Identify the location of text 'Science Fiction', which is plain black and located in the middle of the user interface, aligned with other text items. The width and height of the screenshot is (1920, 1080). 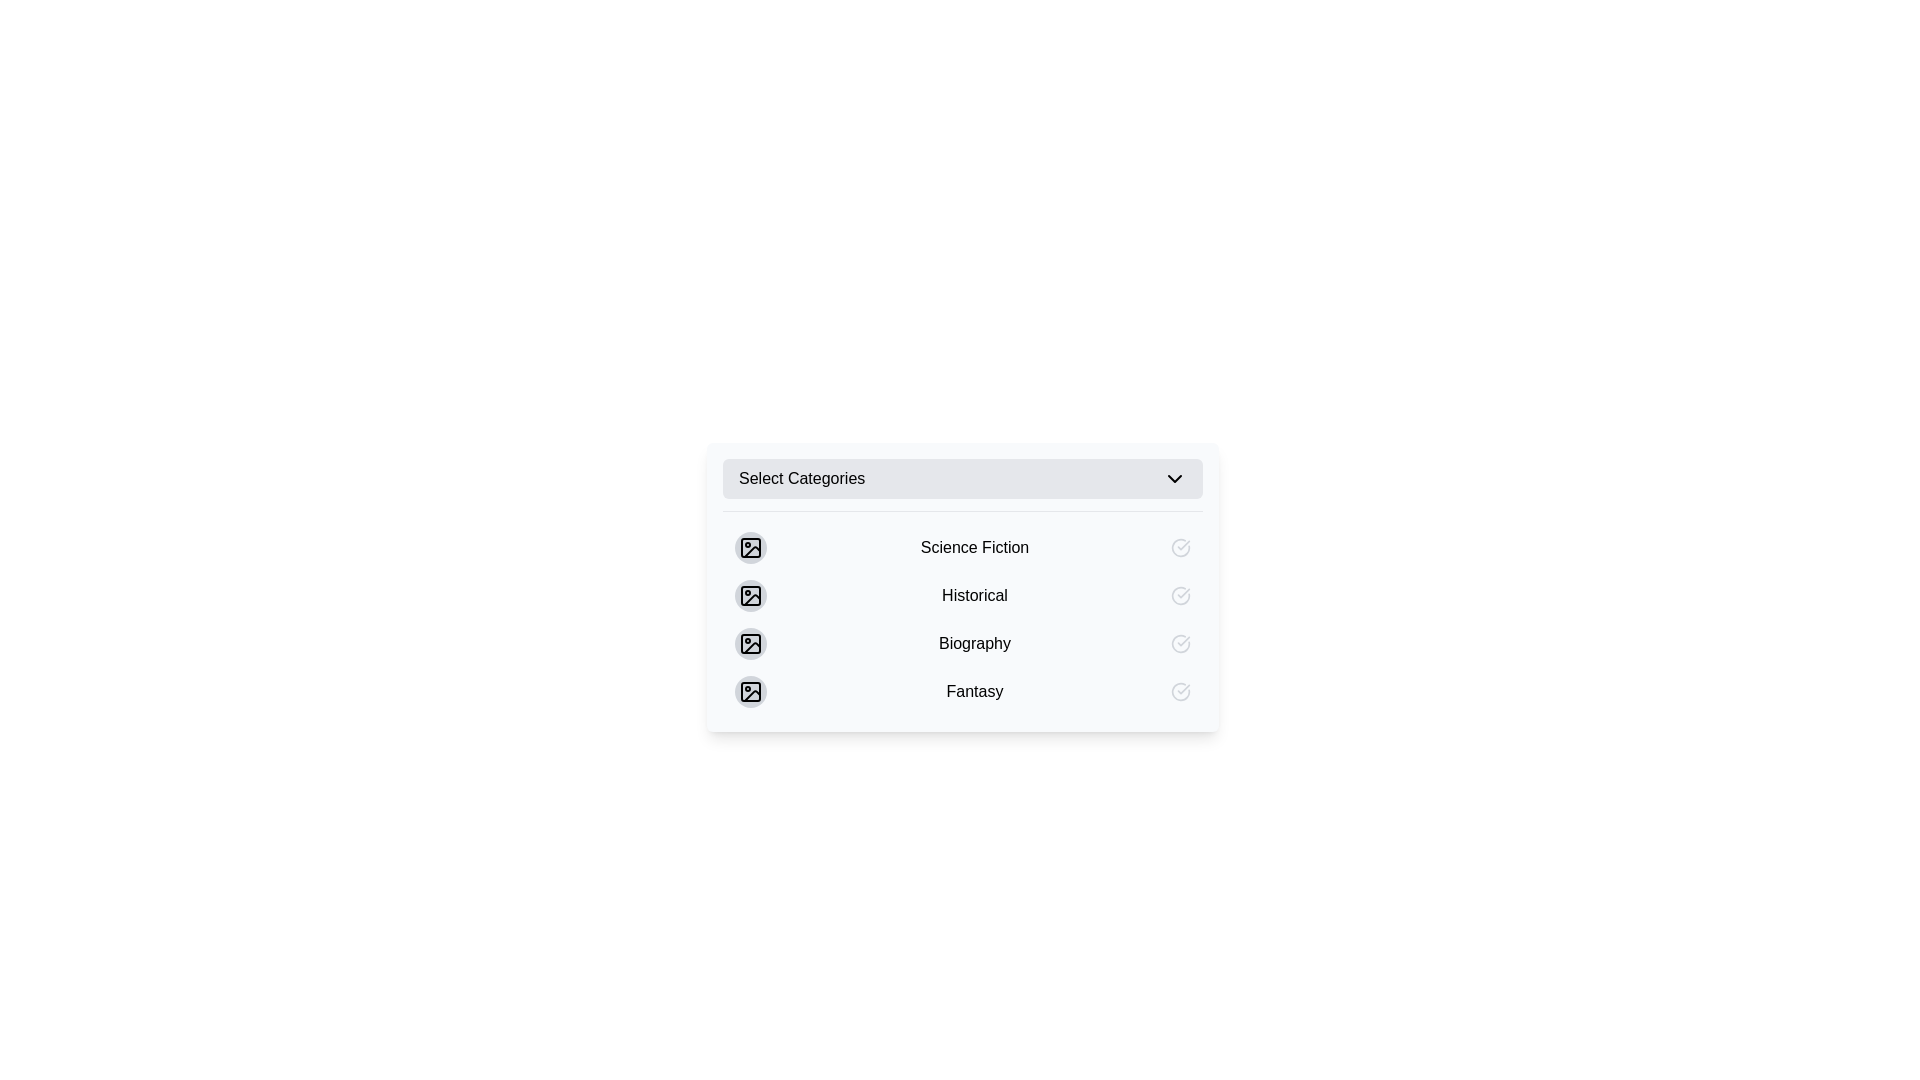
(974, 547).